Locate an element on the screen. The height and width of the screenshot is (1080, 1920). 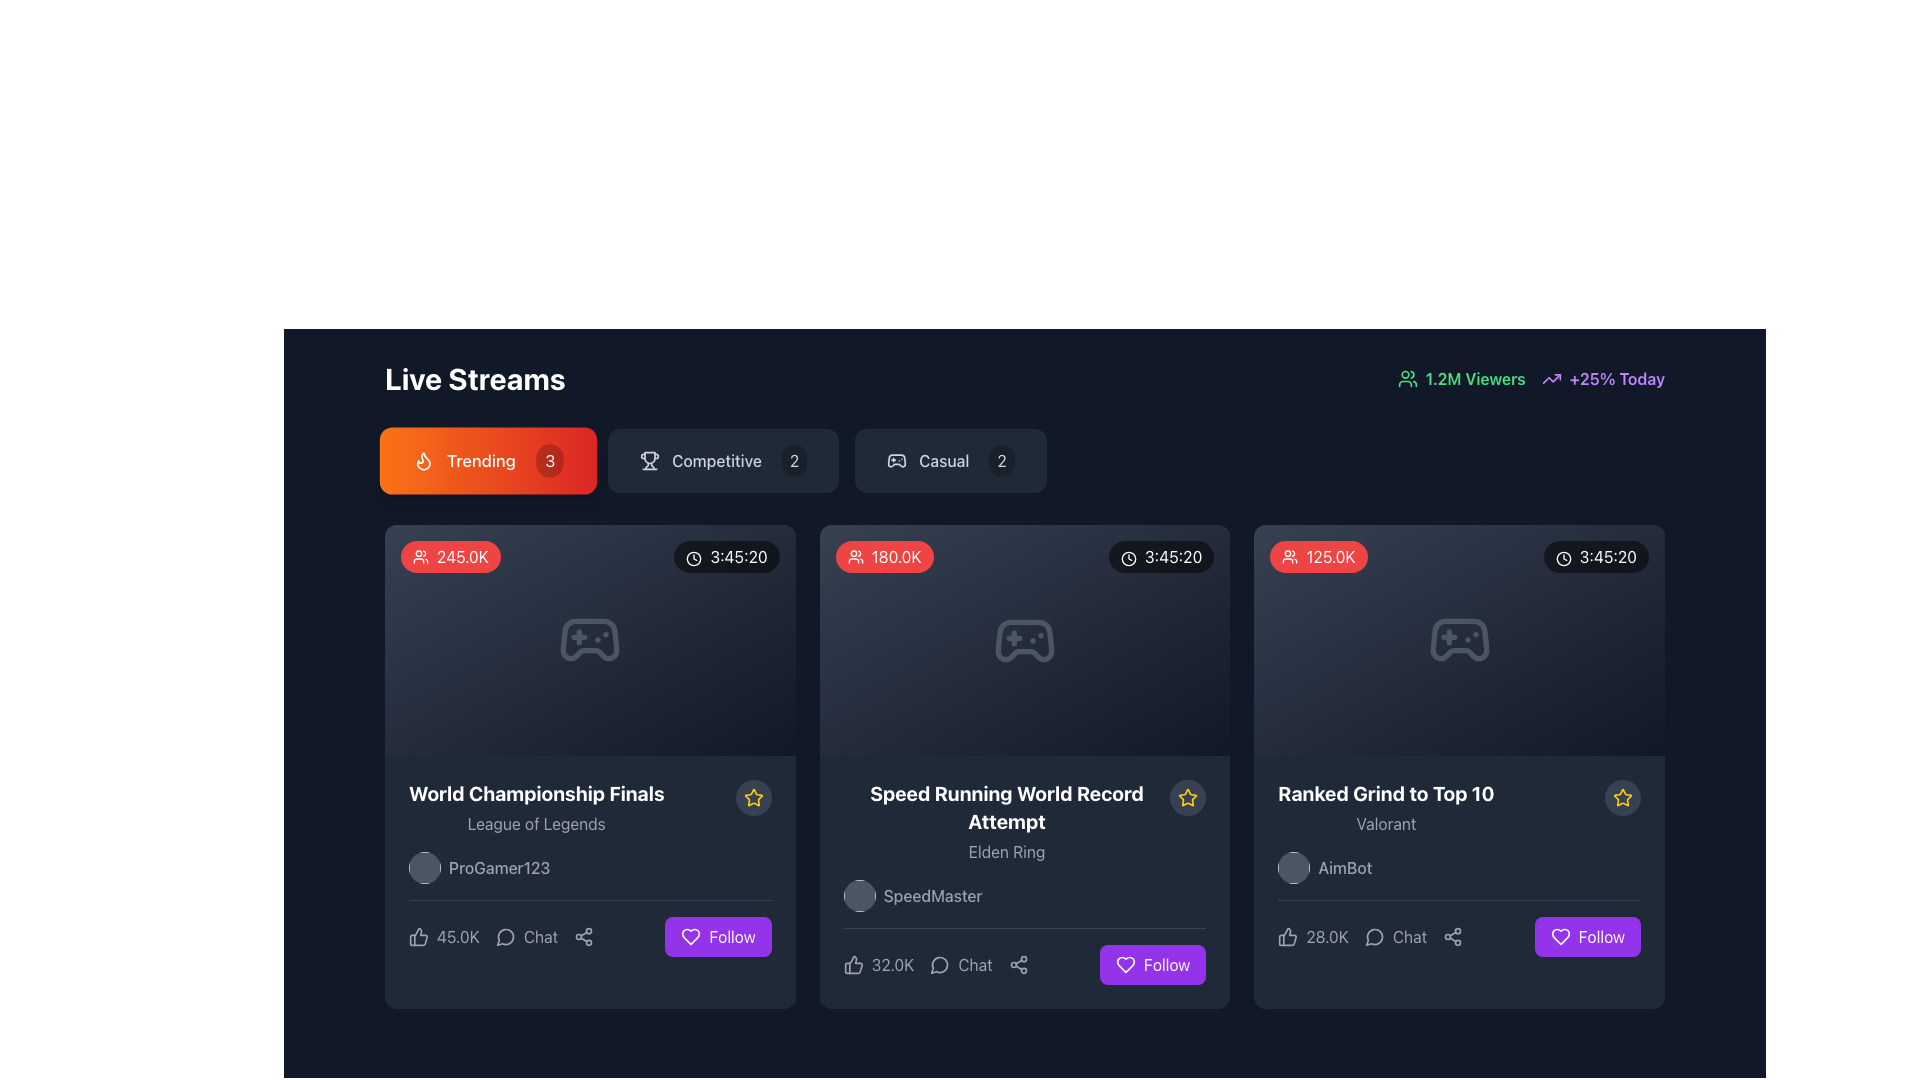
the interactive label displaying '32.0K' adjacent to the thumbs-up icon is located at coordinates (878, 963).